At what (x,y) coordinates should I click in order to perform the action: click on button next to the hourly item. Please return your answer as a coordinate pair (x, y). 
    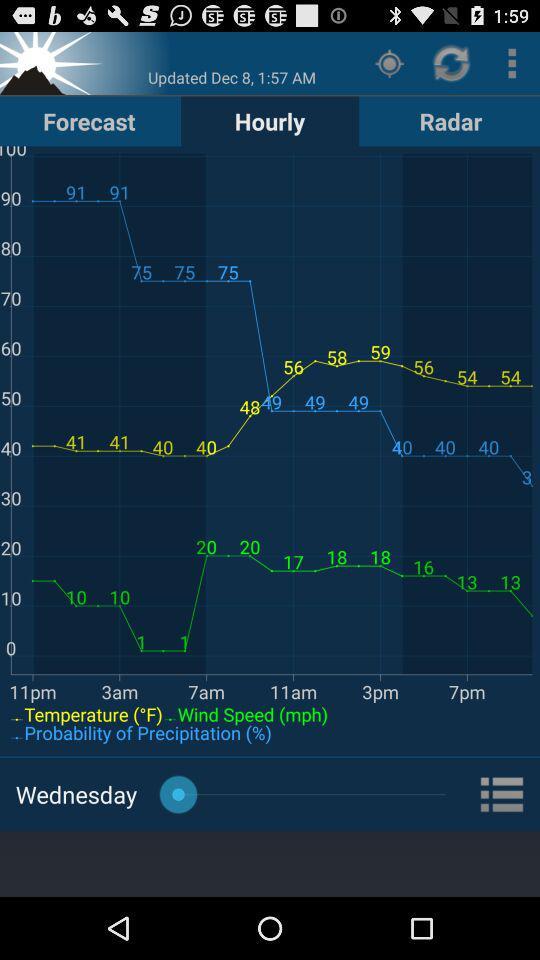
    Looking at the image, I should click on (450, 120).